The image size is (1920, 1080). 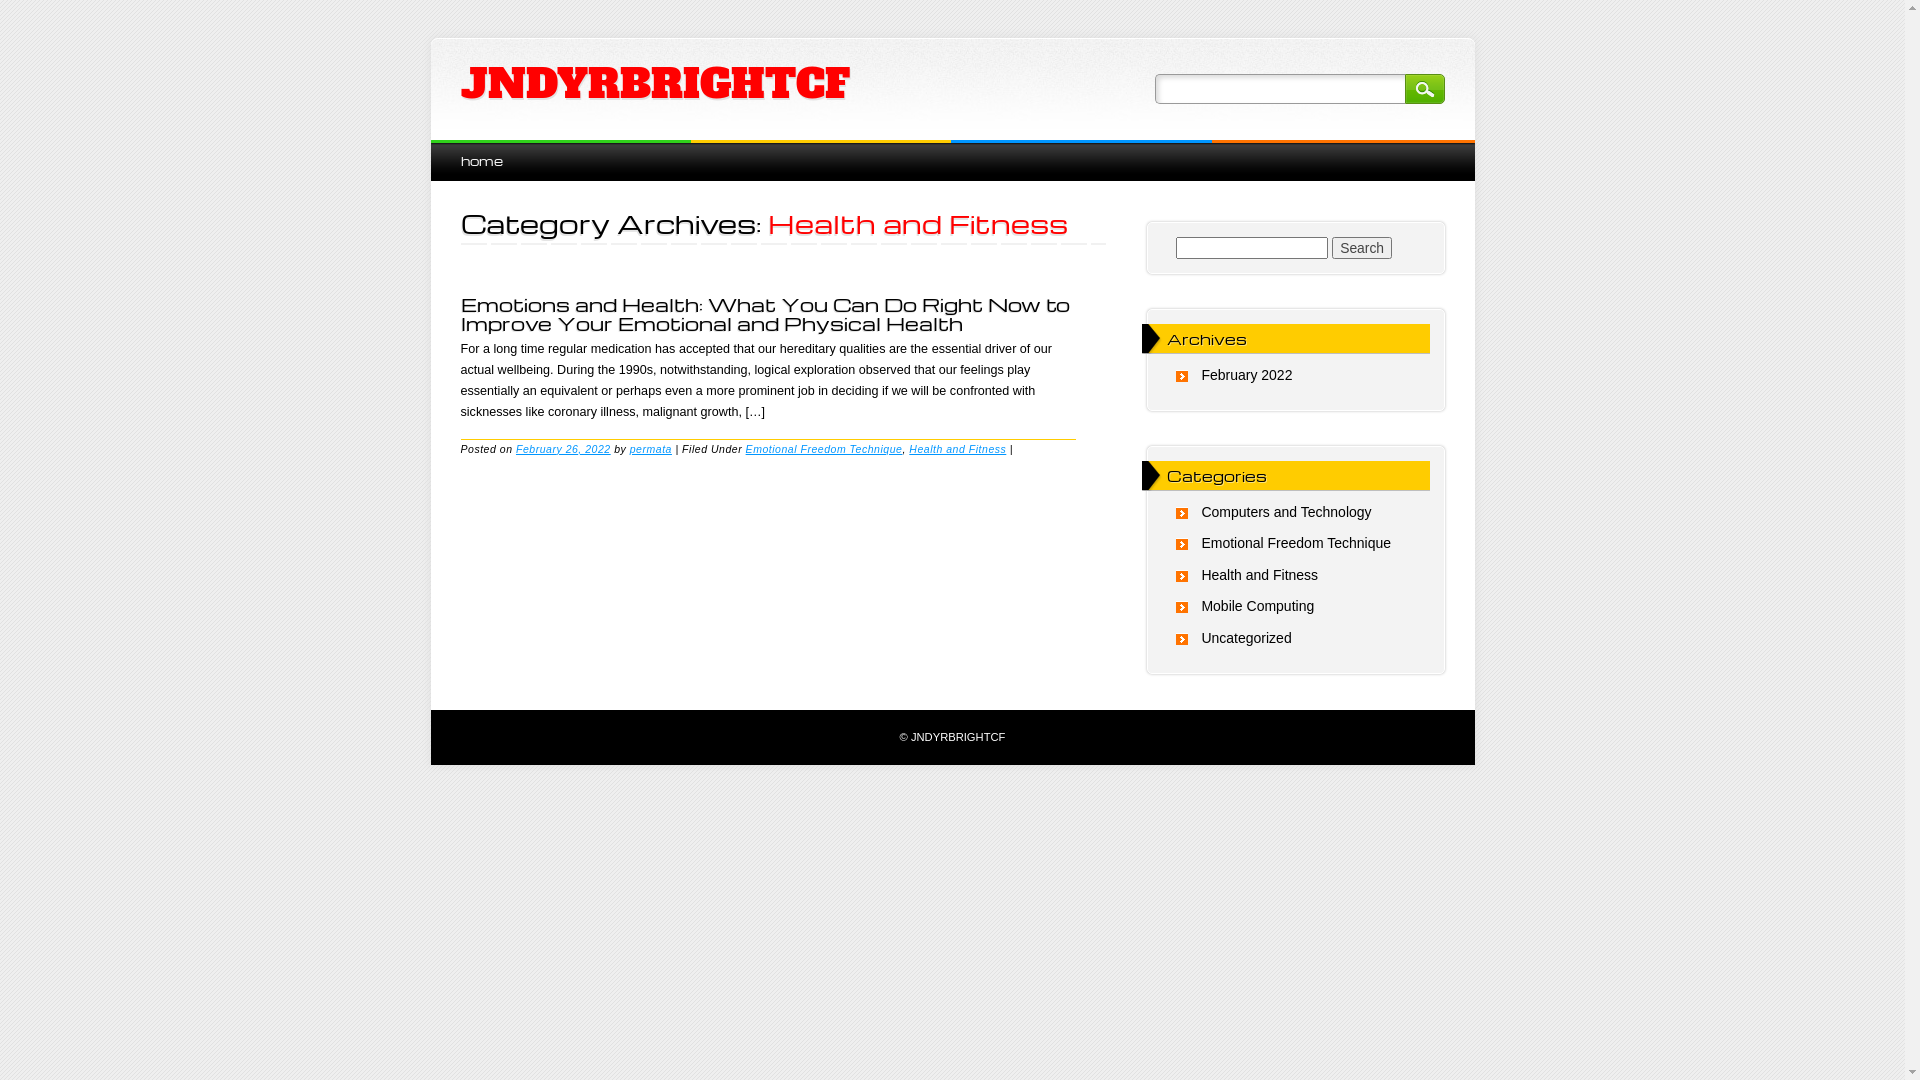 I want to click on 'Health and Fitness', so click(x=1258, y=574).